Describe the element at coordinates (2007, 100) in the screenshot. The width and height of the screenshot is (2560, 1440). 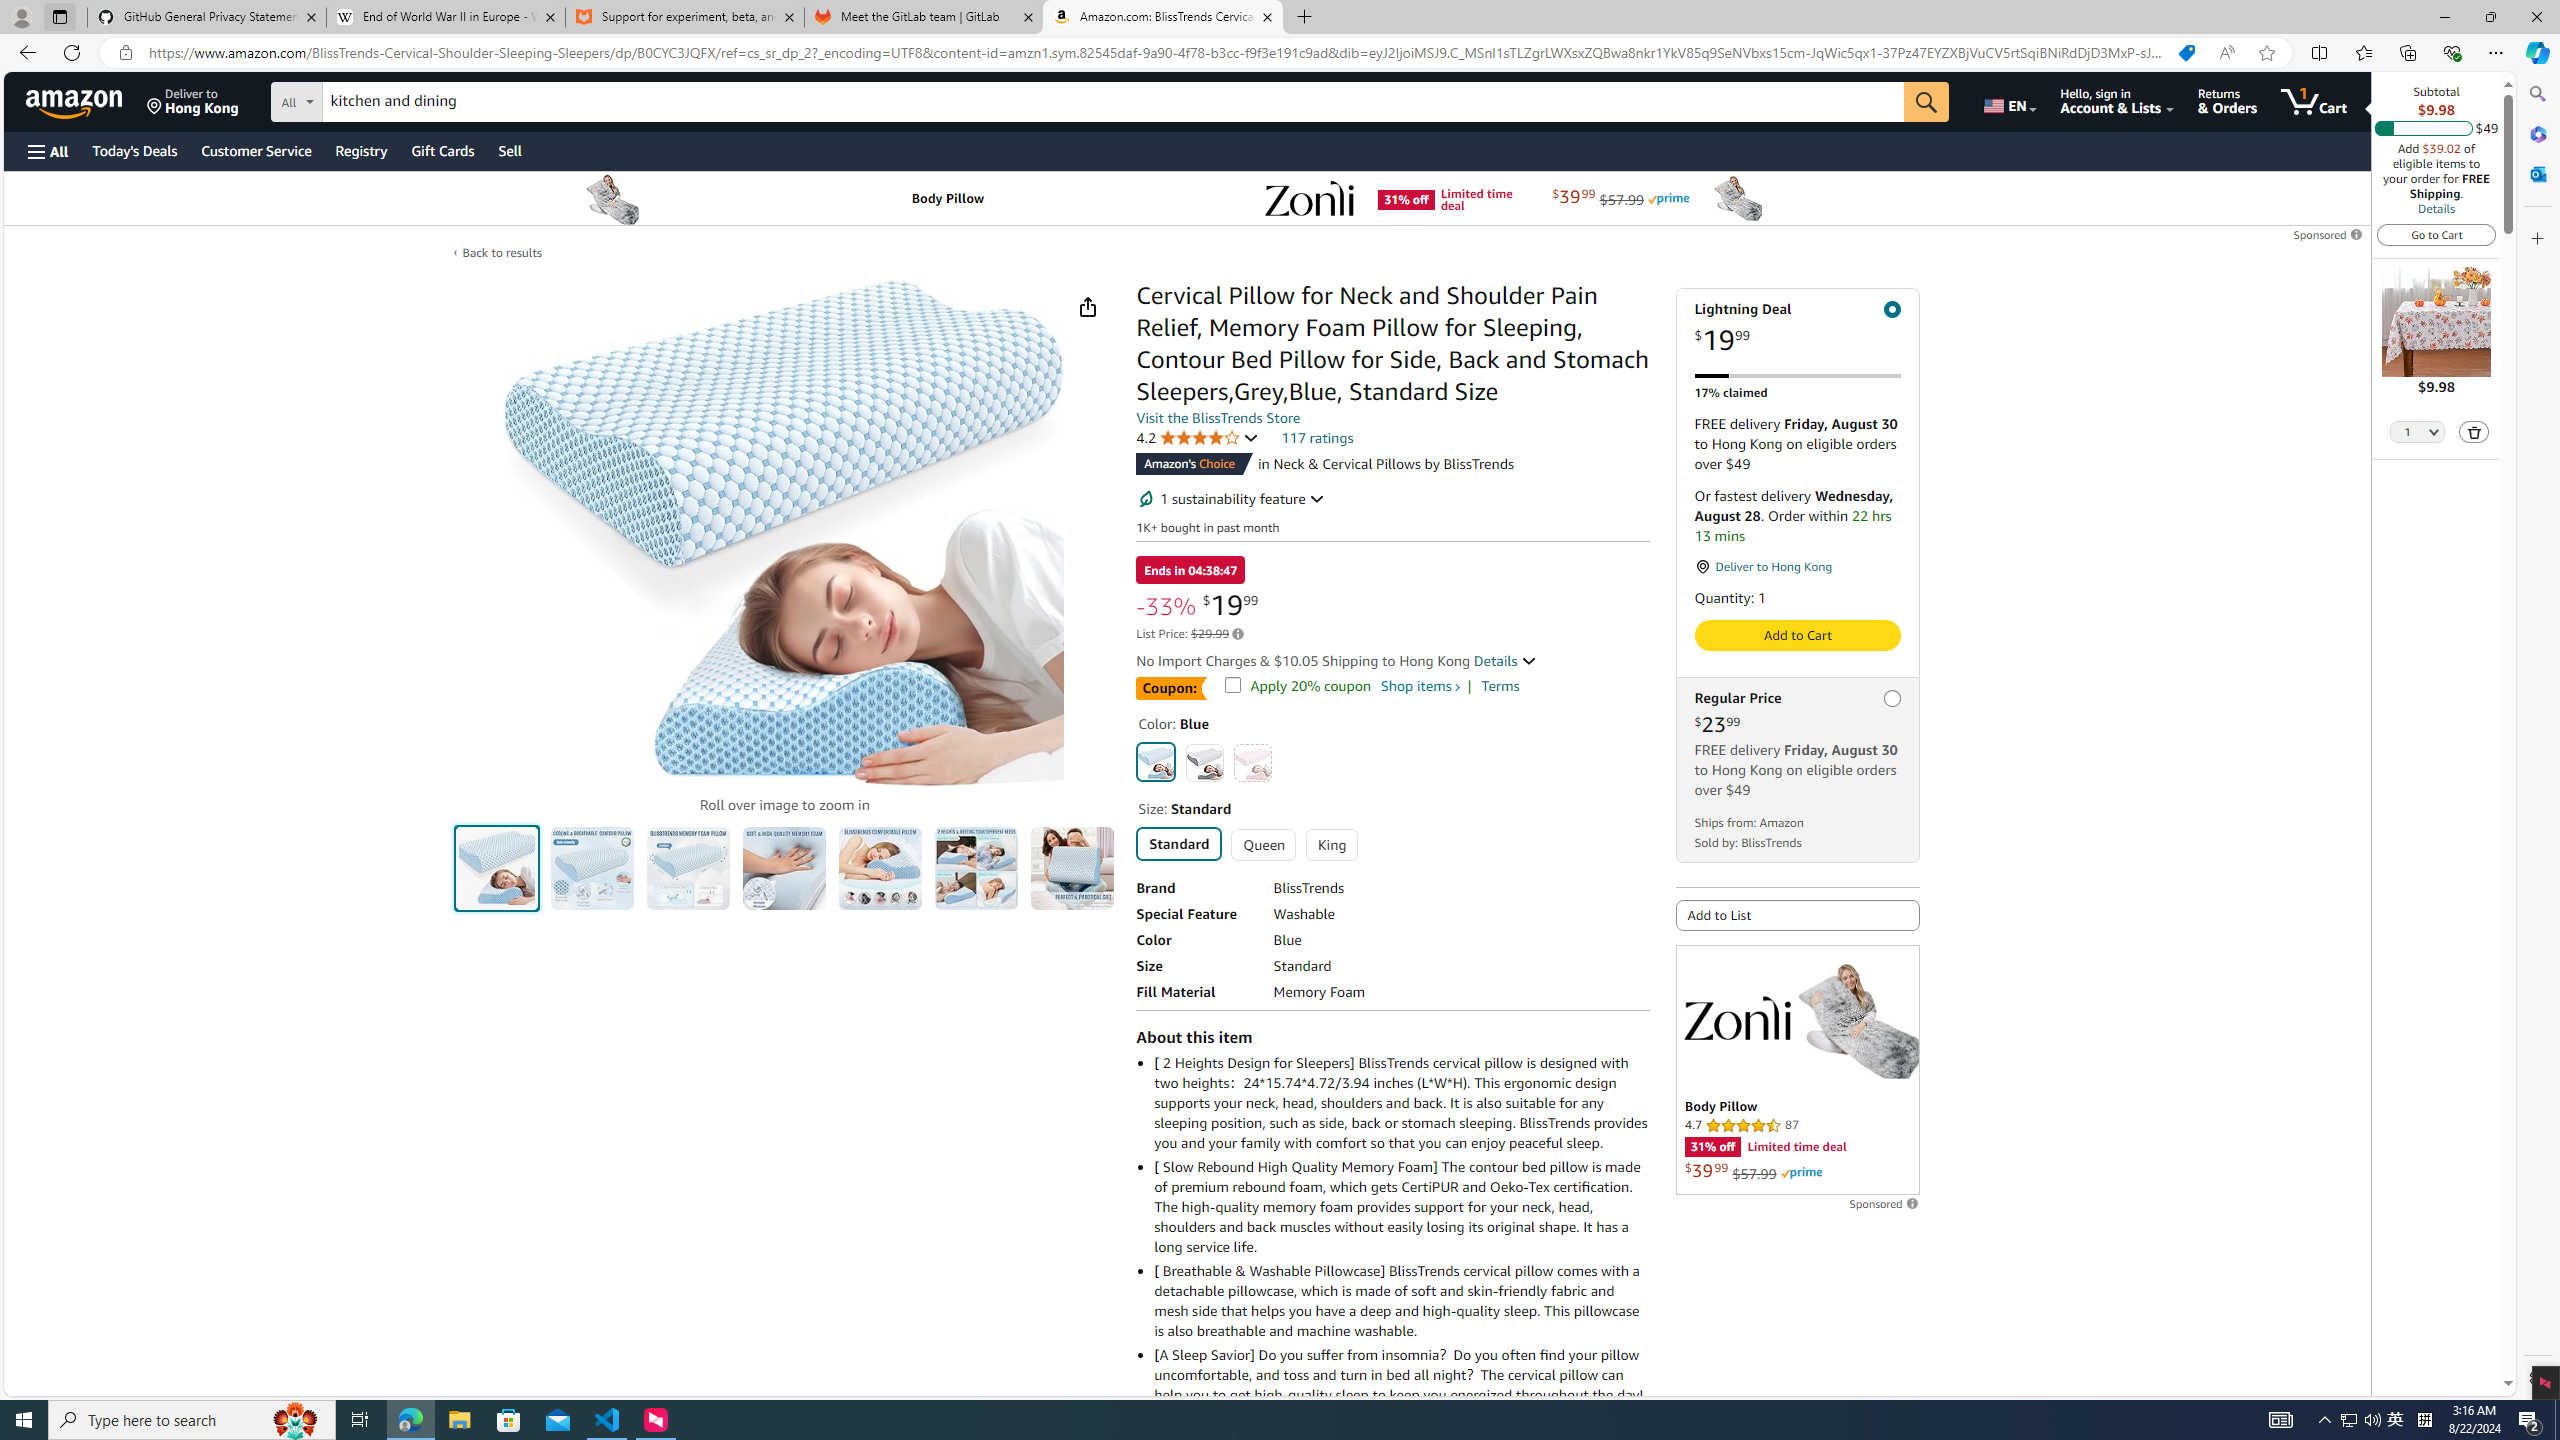
I see `'Choose a language for shopping.'` at that location.